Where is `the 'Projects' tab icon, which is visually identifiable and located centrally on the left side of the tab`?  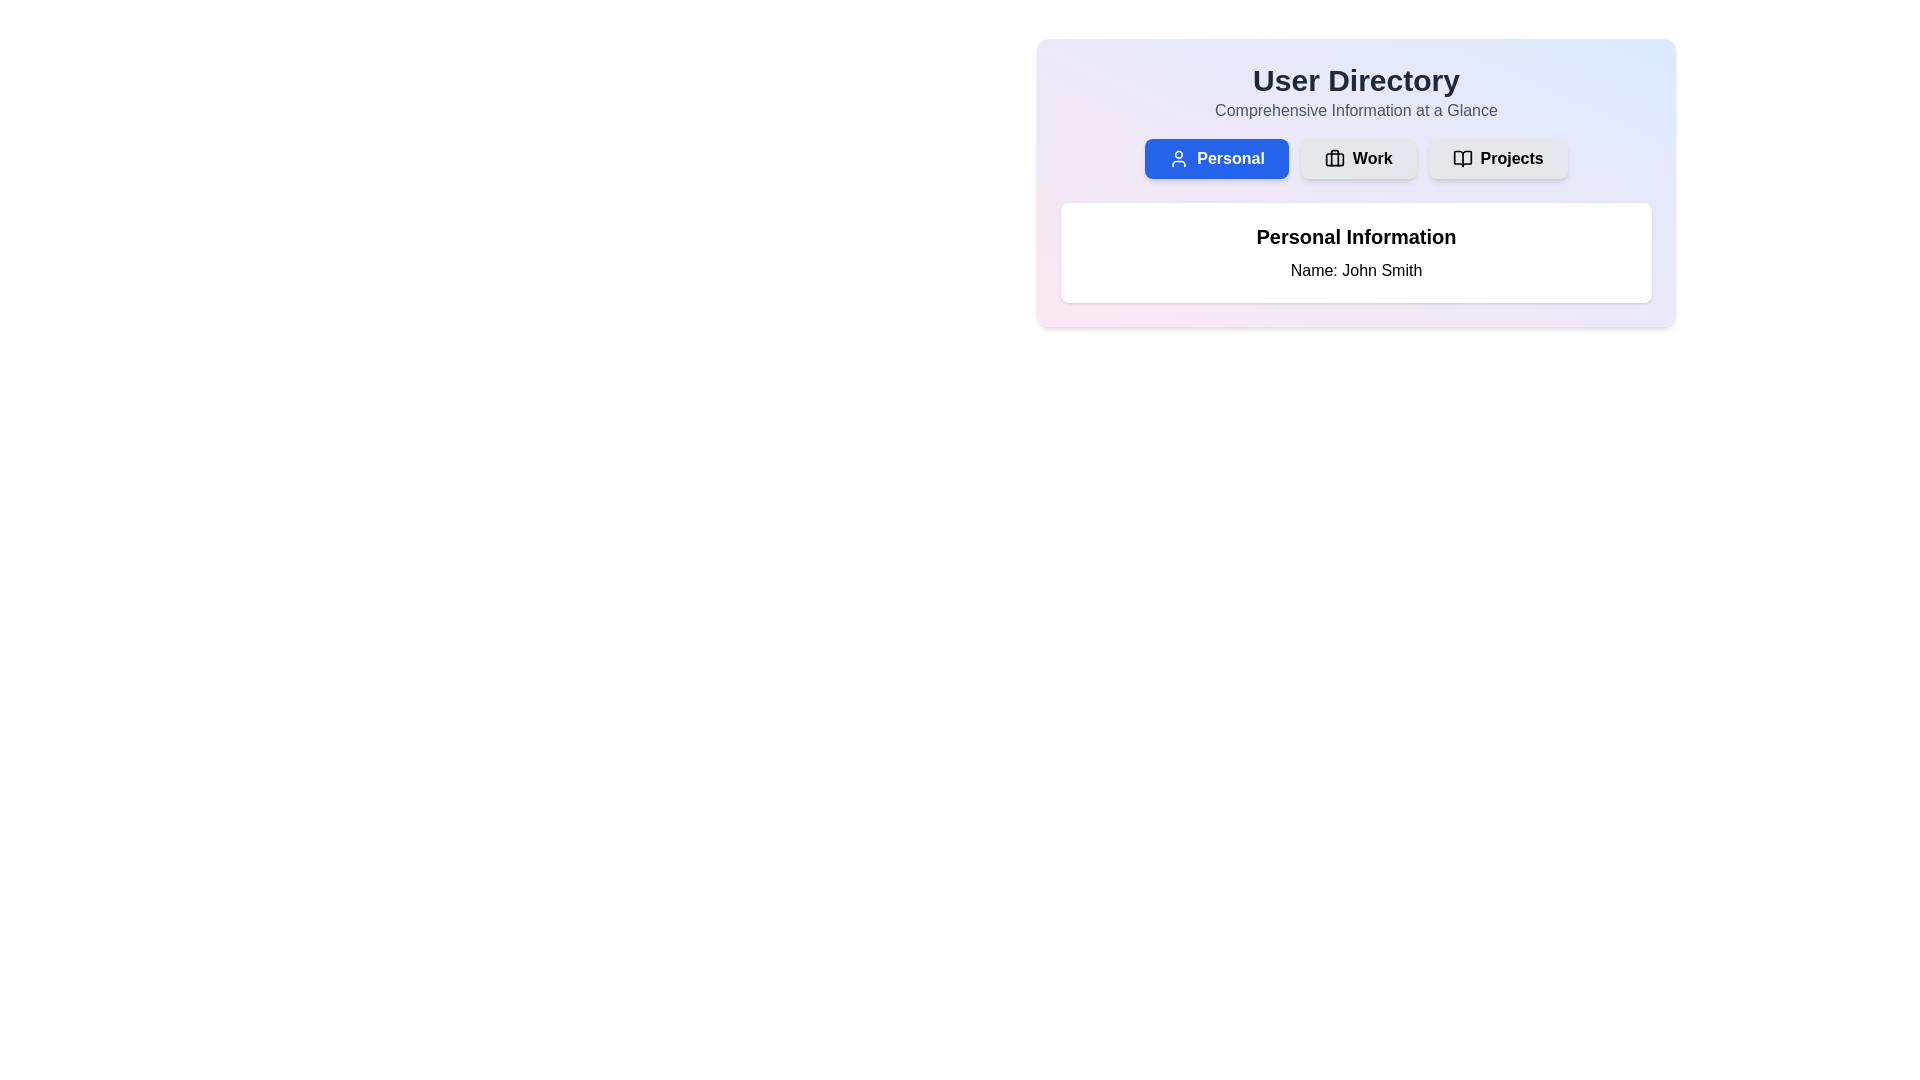 the 'Projects' tab icon, which is visually identifiable and located centrally on the left side of the tab is located at coordinates (1462, 157).